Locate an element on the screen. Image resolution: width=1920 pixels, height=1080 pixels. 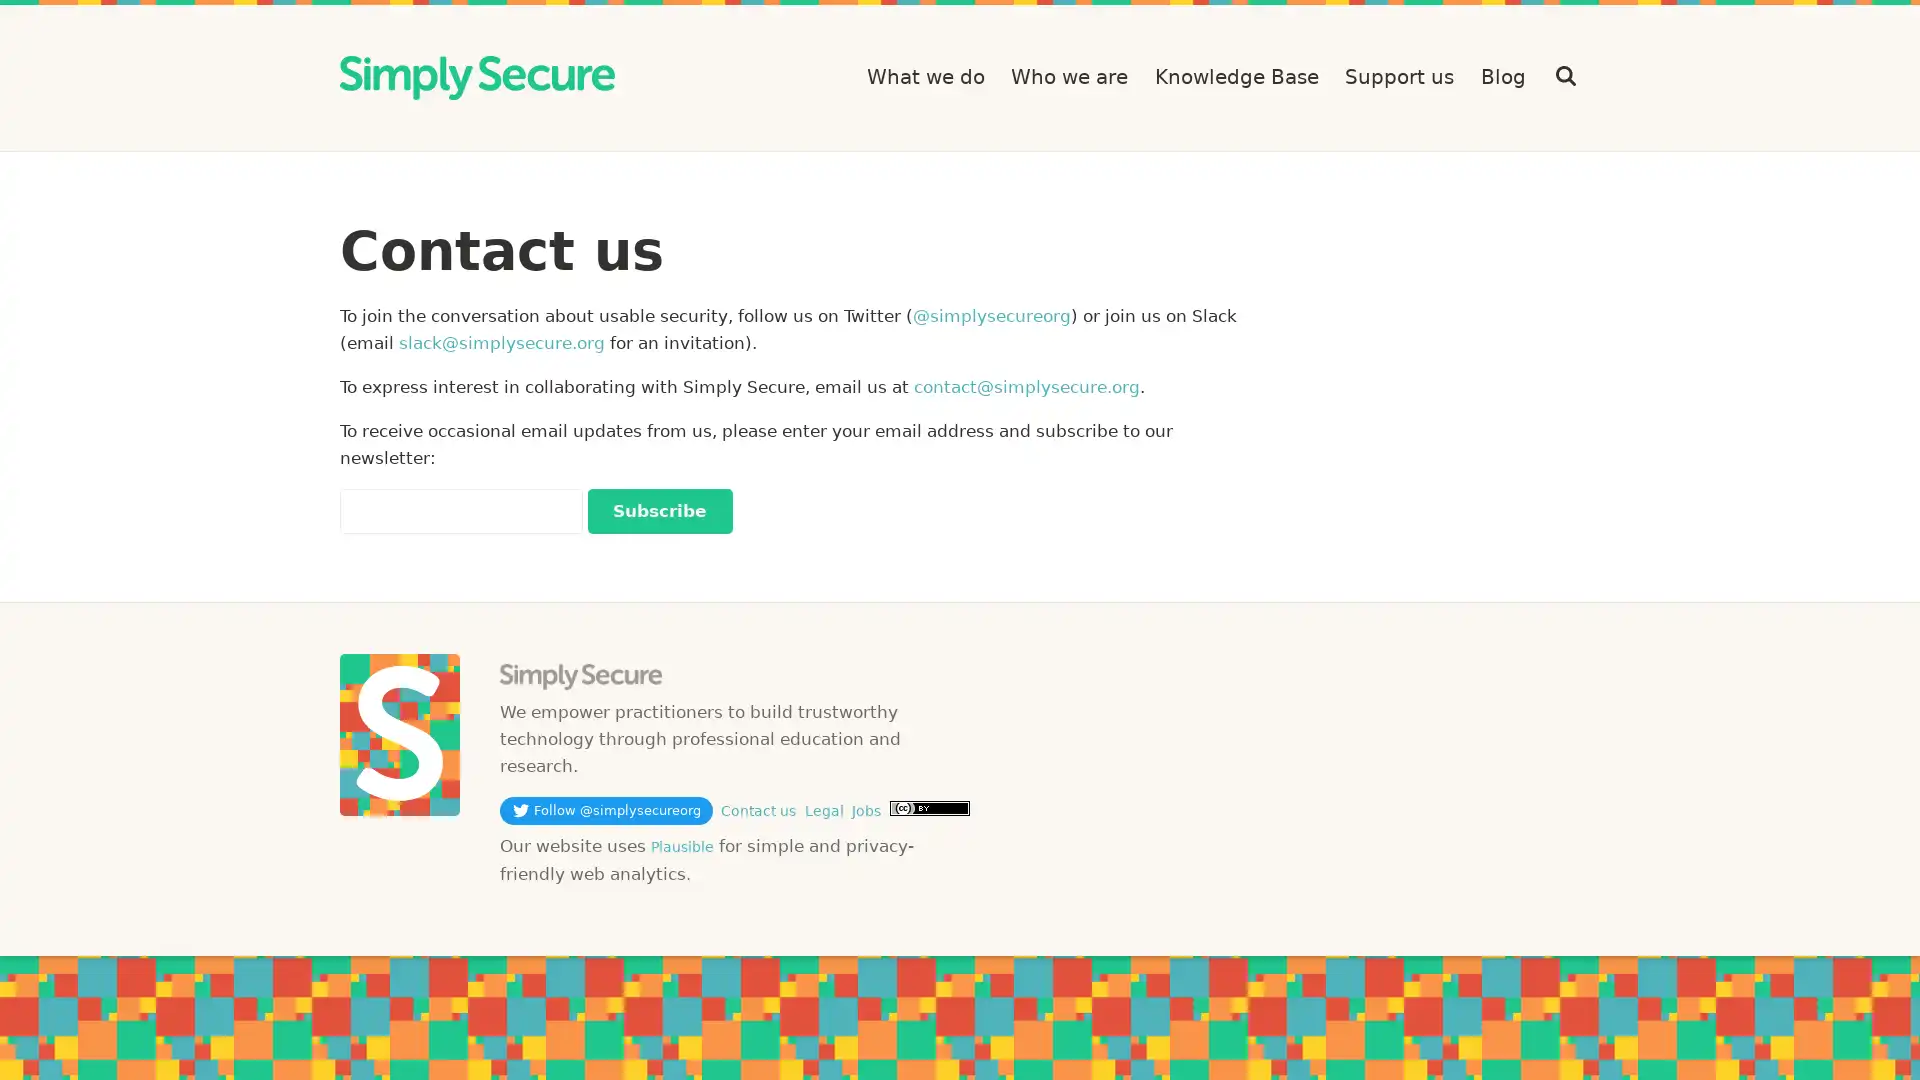
Subscribe is located at coordinates (659, 509).